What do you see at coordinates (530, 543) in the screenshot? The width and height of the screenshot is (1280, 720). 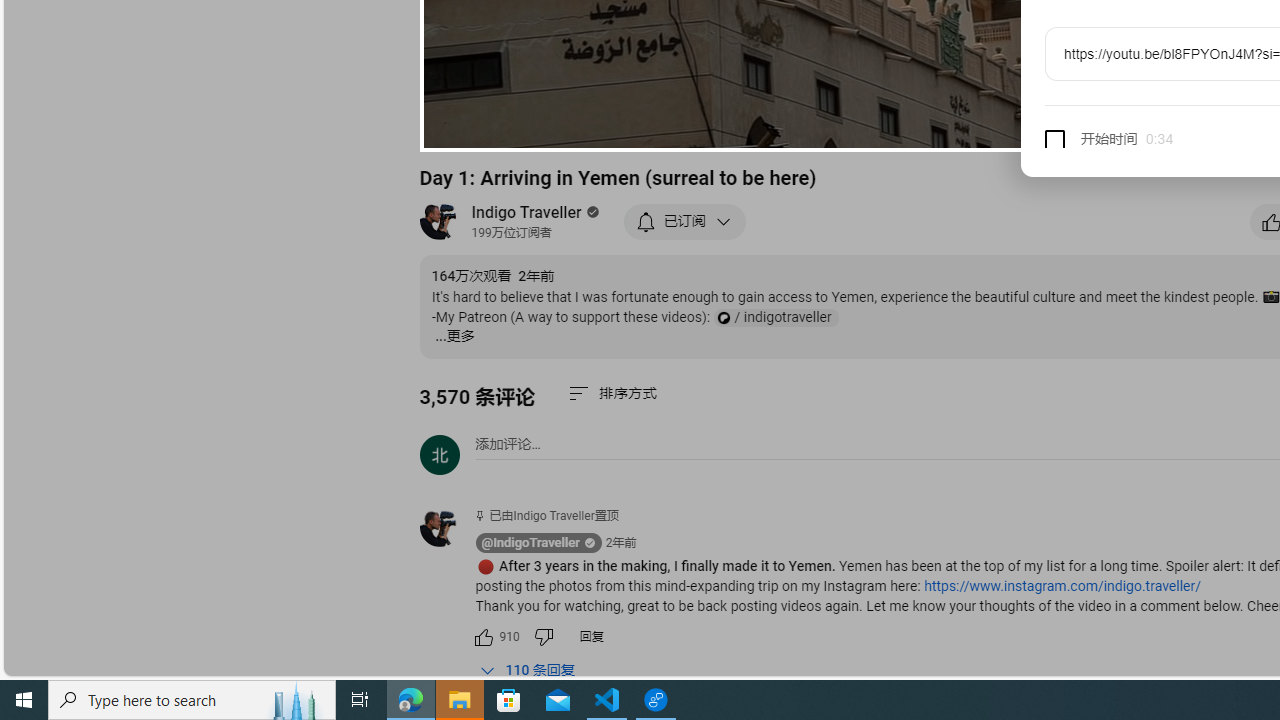 I see `'@IndigoTraveller'` at bounding box center [530, 543].